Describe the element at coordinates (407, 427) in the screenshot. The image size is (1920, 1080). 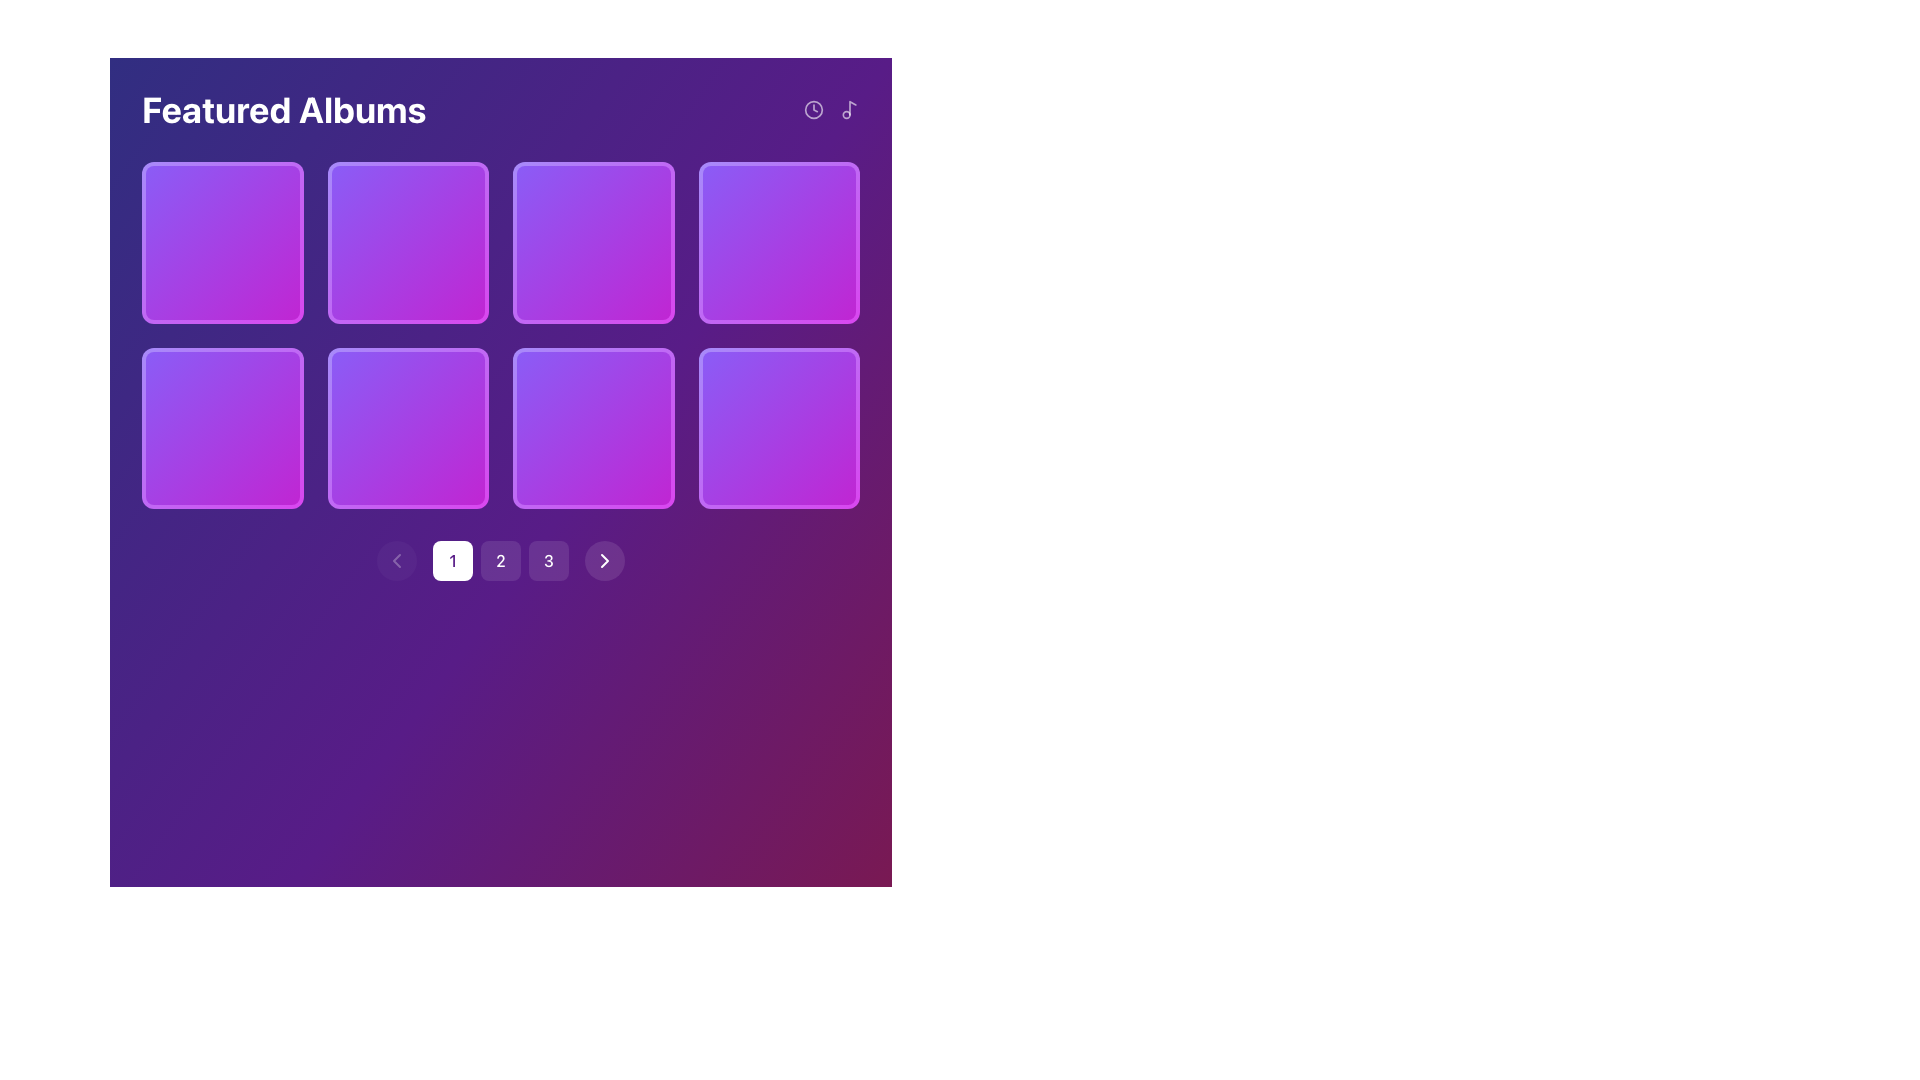
I see `the square tile Card with a gradient color scheme transitioning from violet to fuchsia located in the second row and second column of the grid layout` at that location.